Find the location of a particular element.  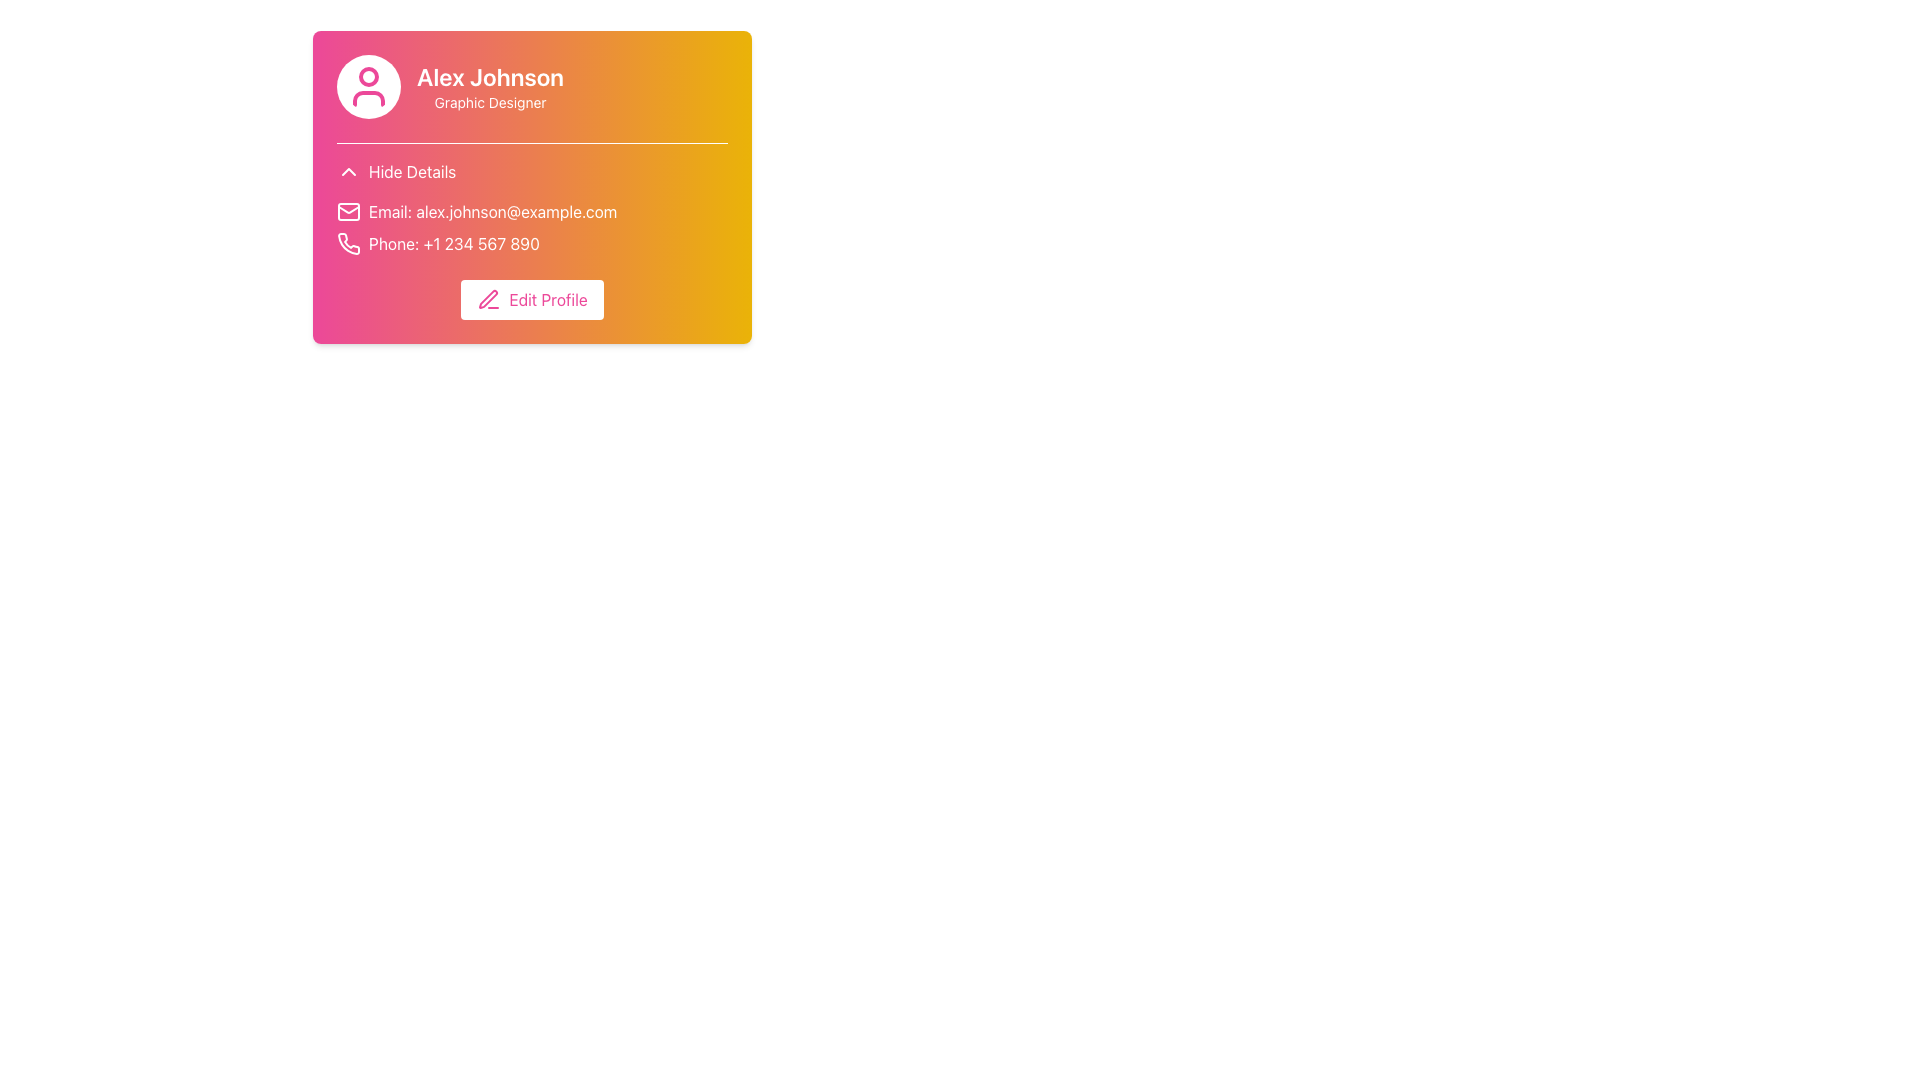

the small circular detail within the user icon located at the upper region of the head's outline is located at coordinates (369, 76).